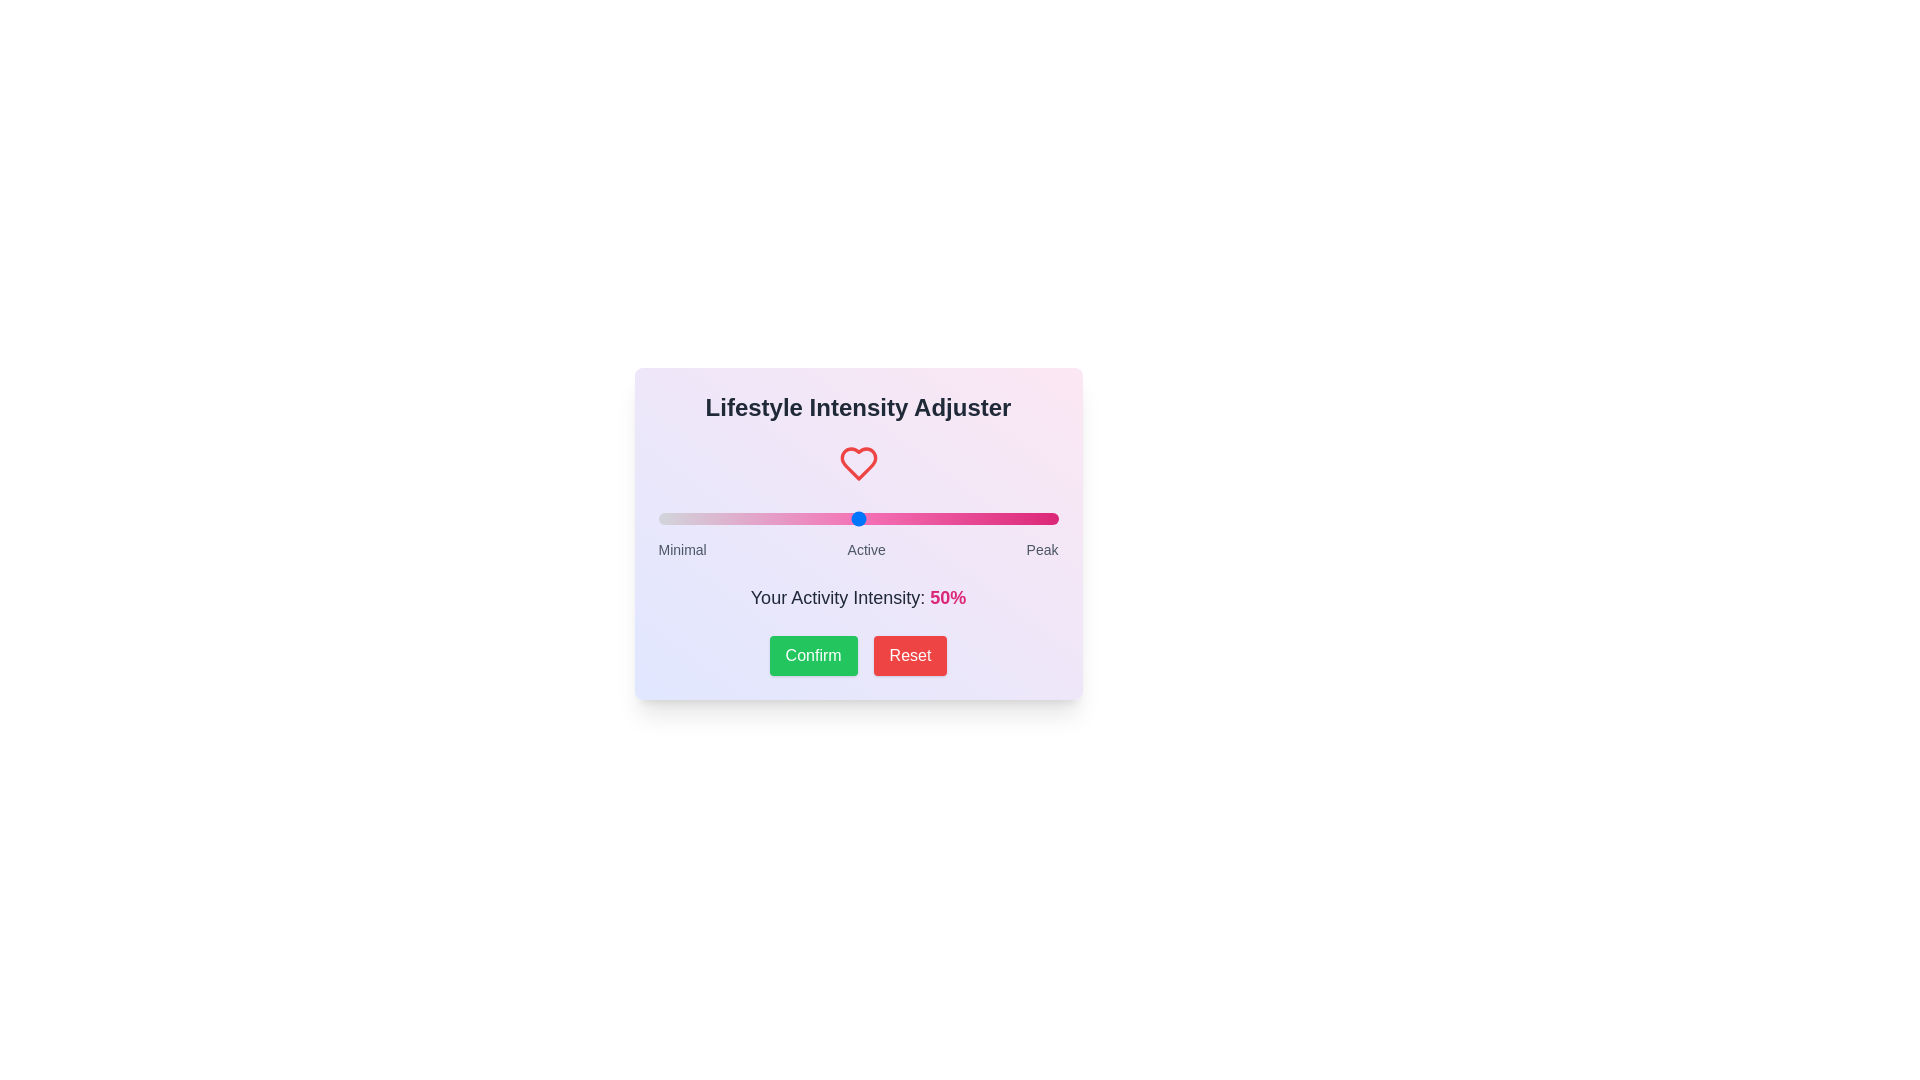 The height and width of the screenshot is (1080, 1920). What do you see at coordinates (957, 518) in the screenshot?
I see `the slider to set the intensity to 75%` at bounding box center [957, 518].